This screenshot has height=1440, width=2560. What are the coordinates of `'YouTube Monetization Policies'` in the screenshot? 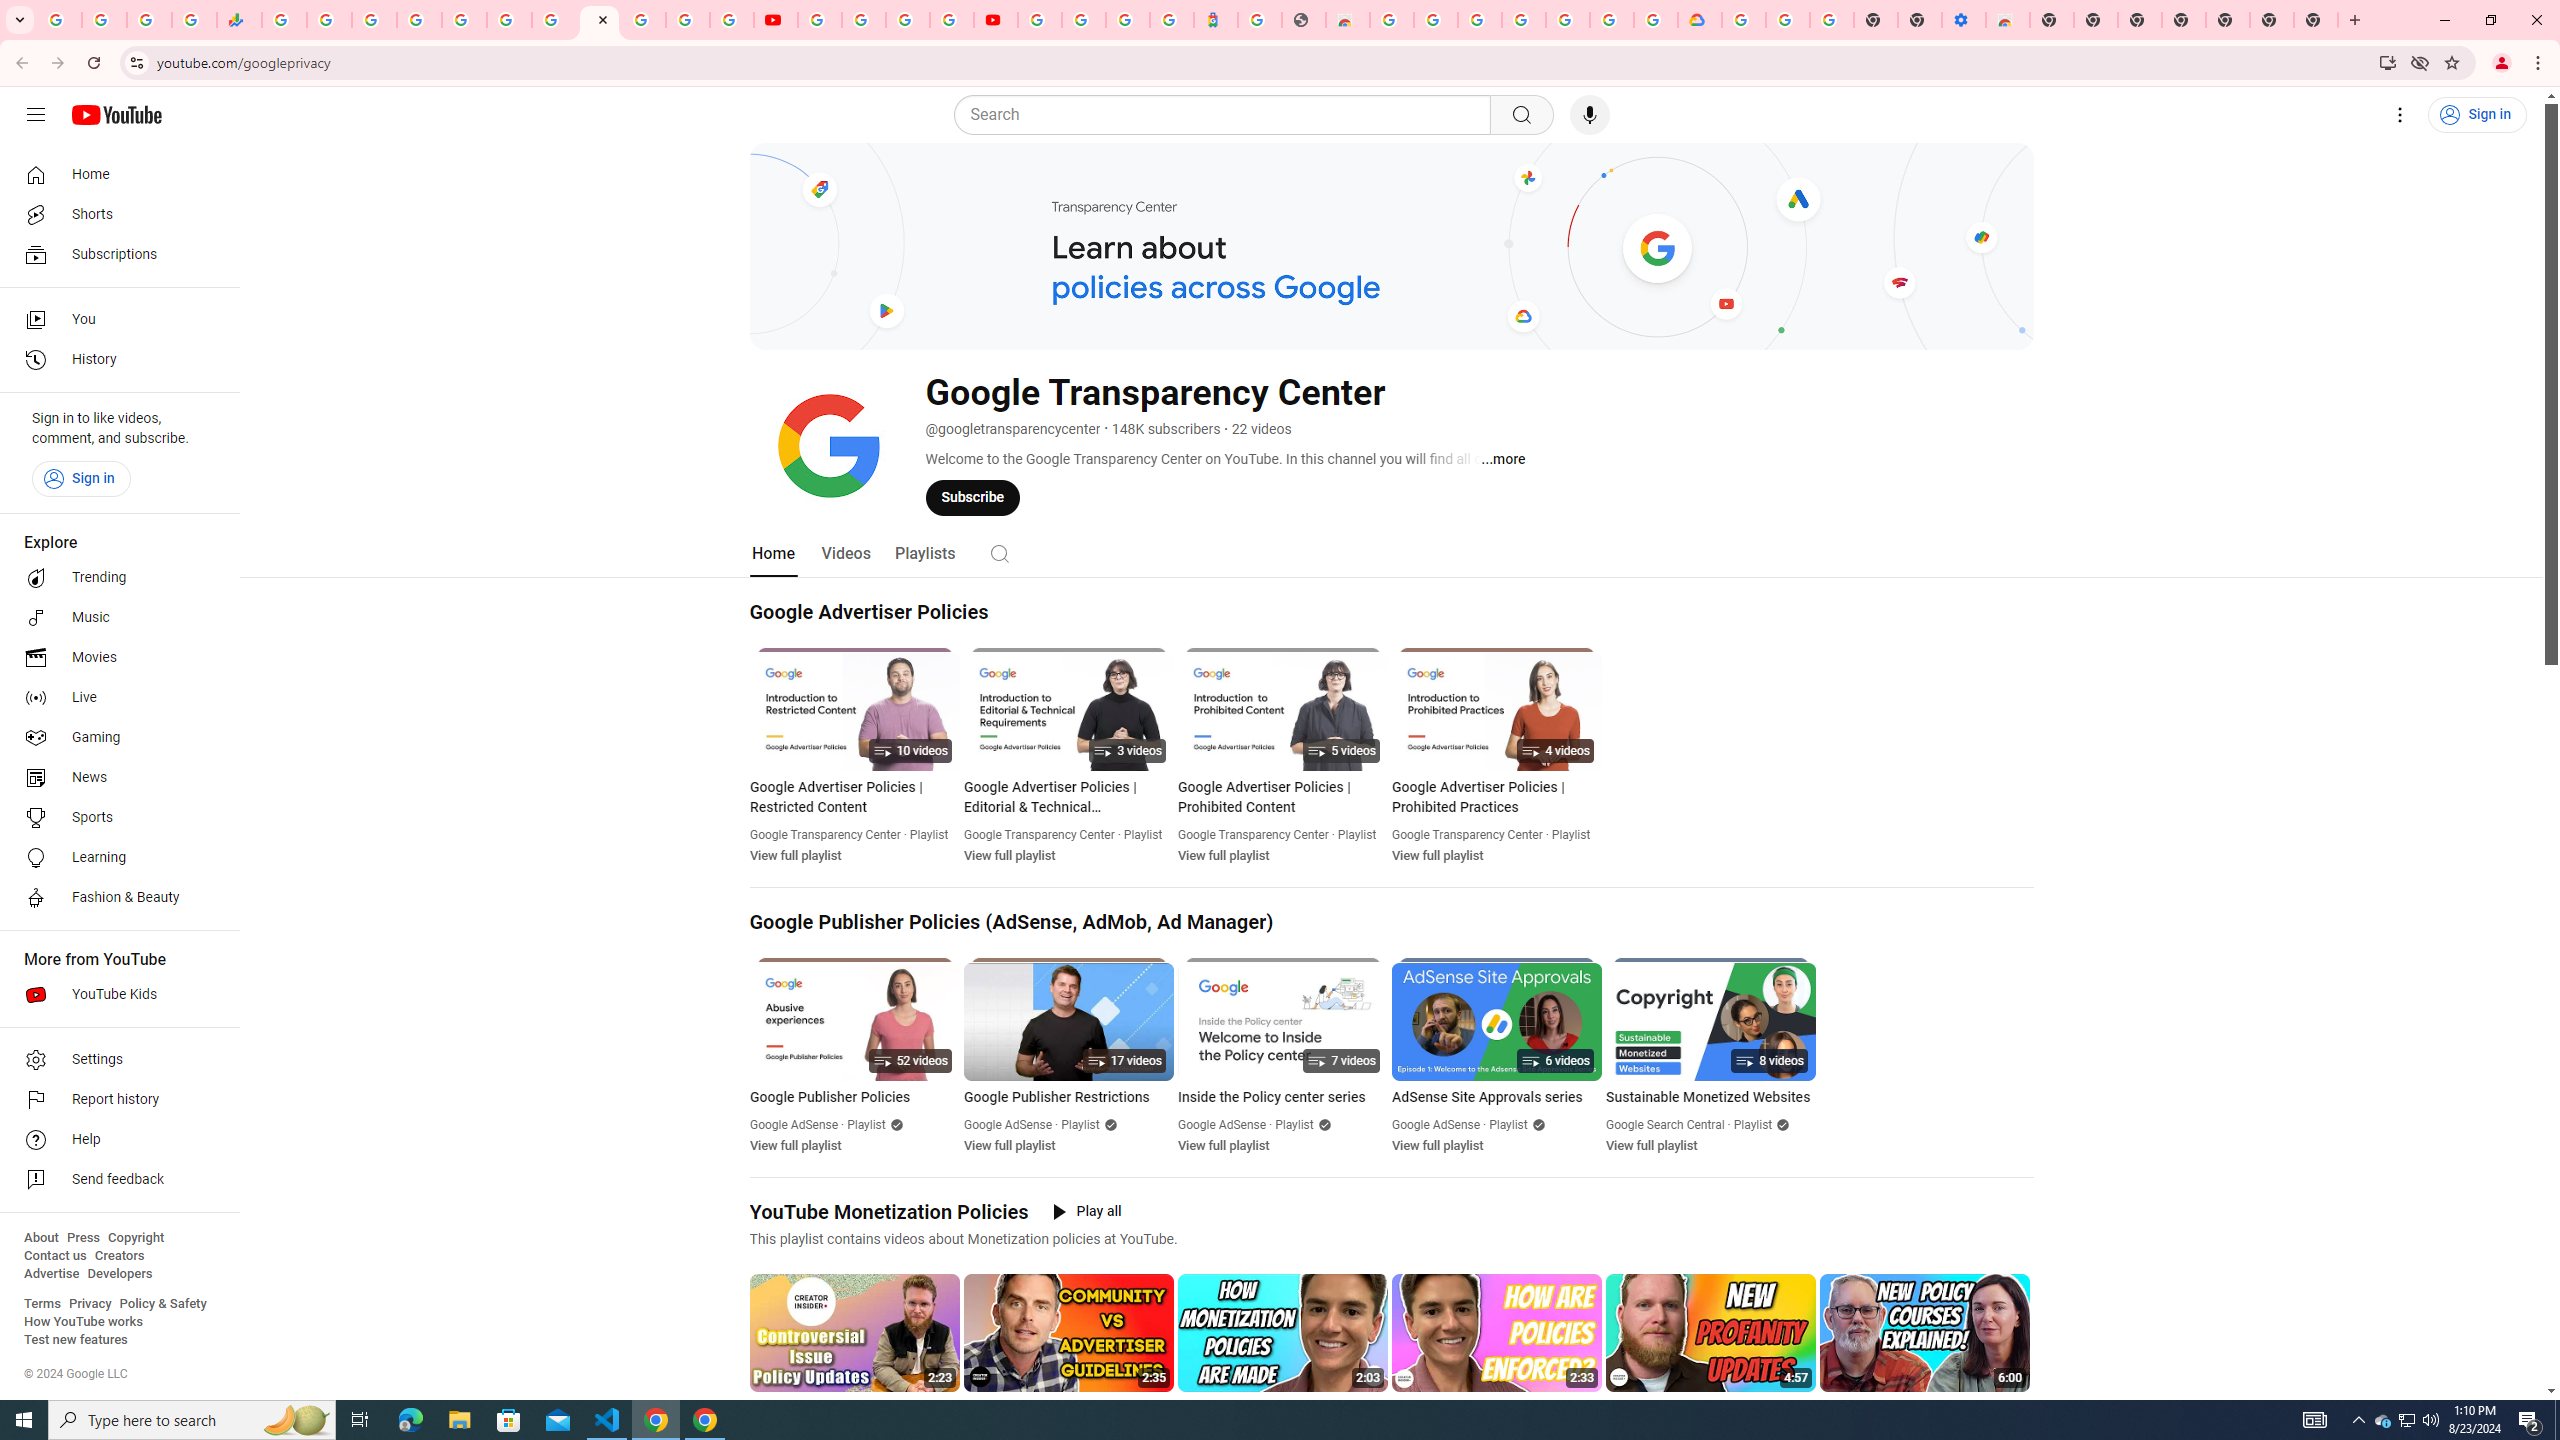 It's located at (888, 1210).